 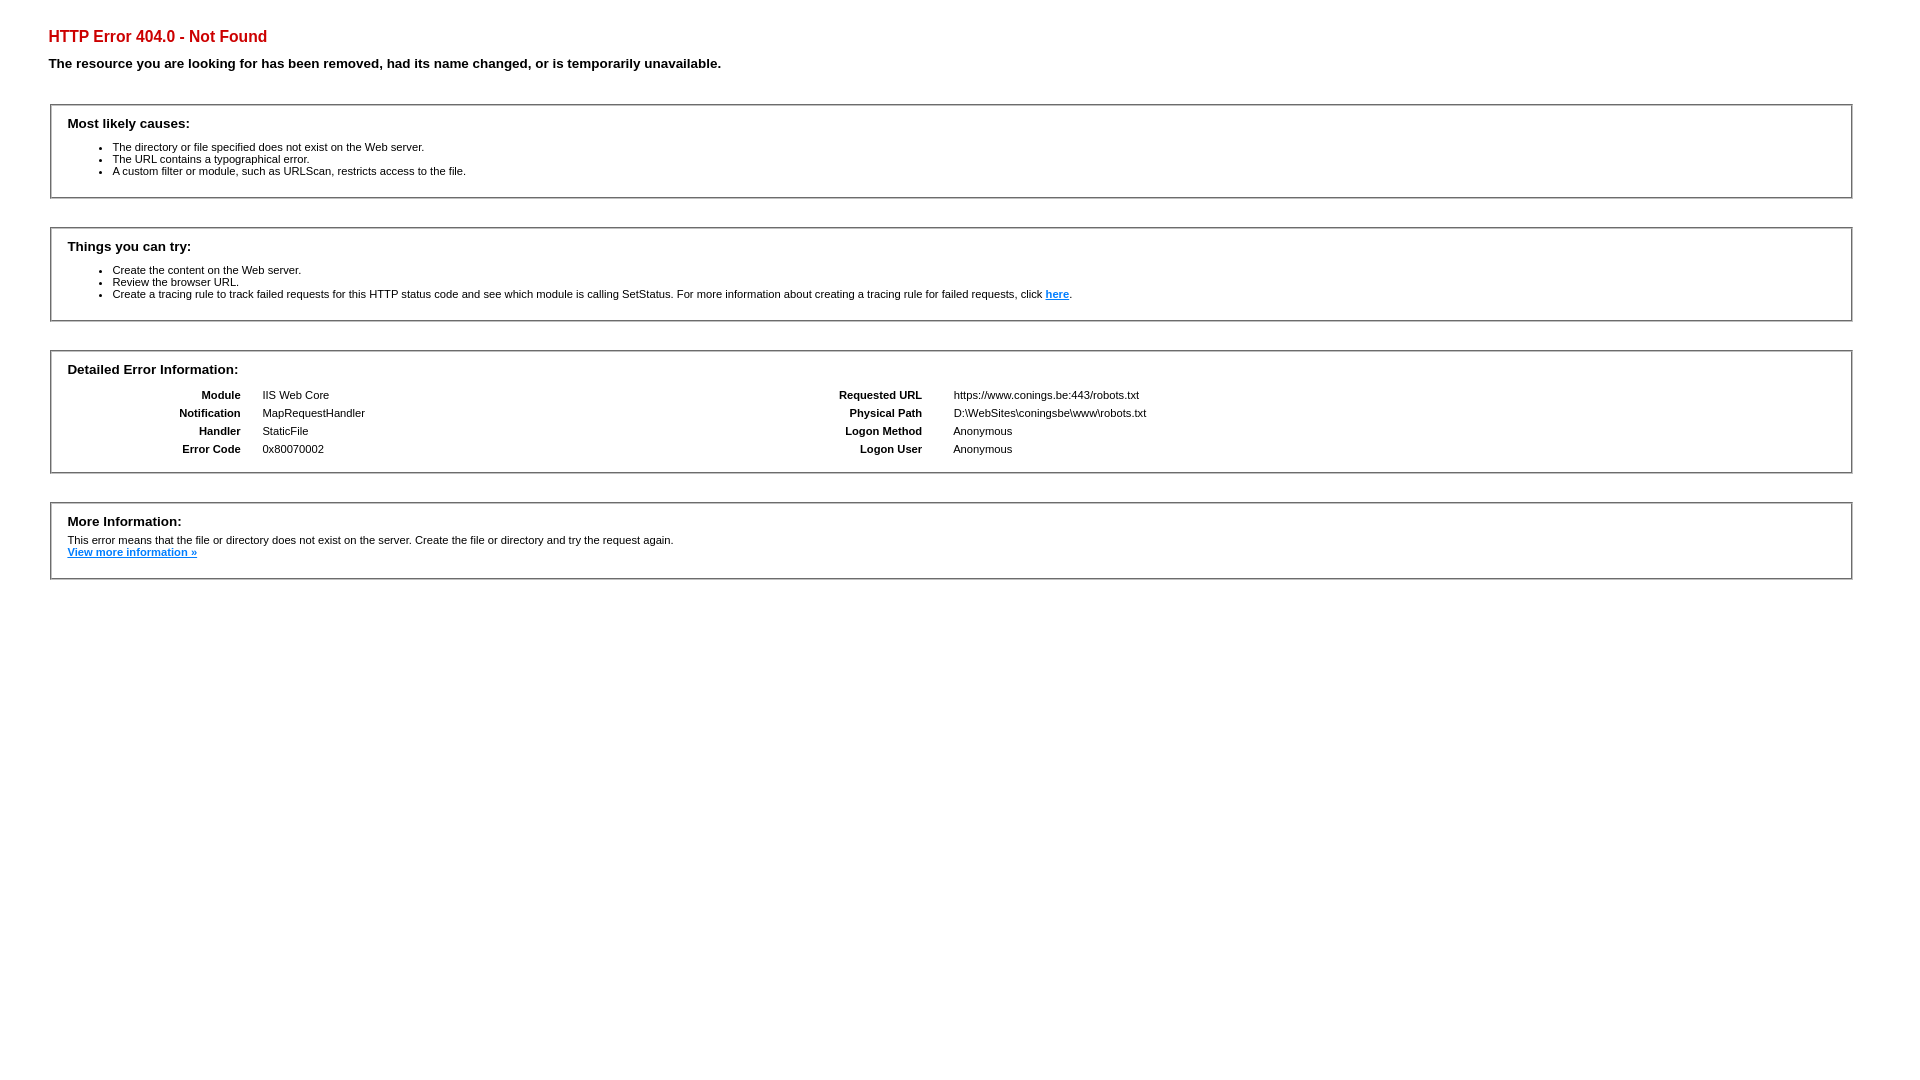 I want to click on 'here', so click(x=1045, y=293).